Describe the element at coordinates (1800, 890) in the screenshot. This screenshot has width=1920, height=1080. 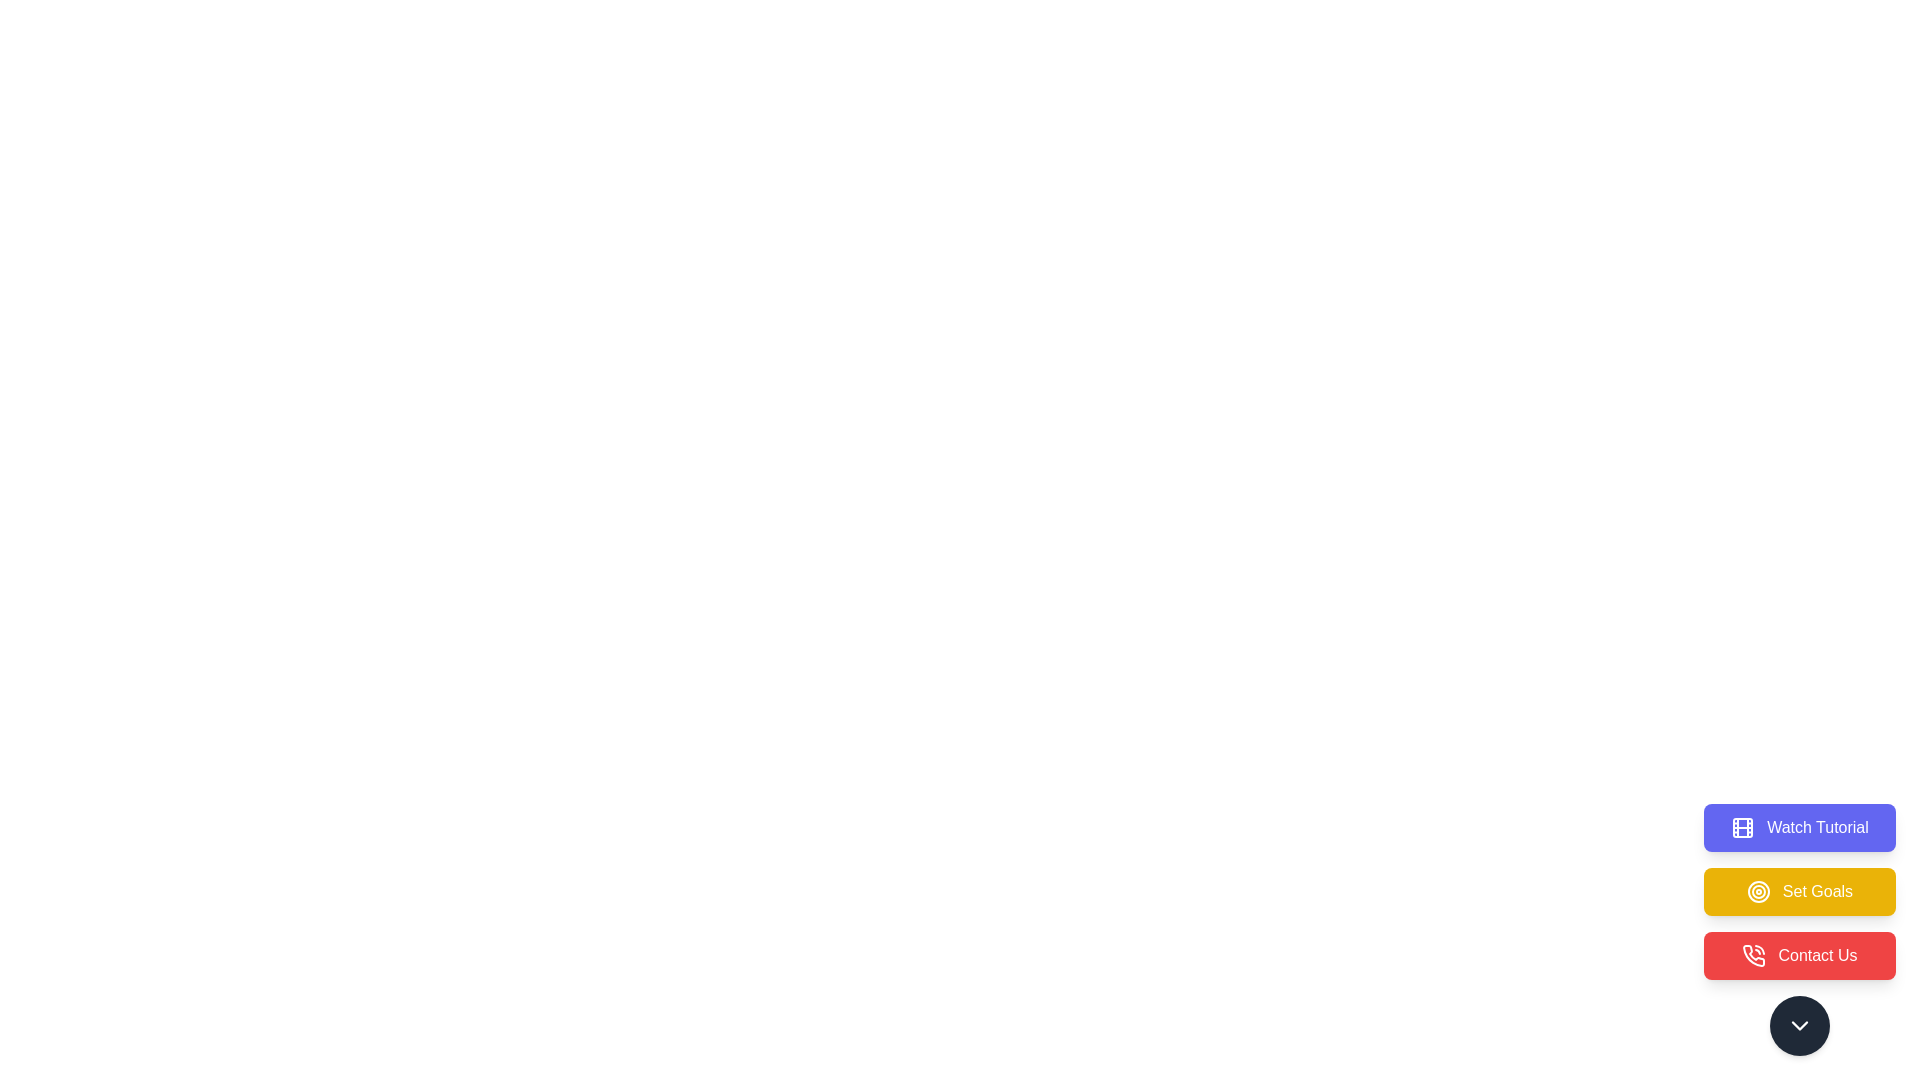
I see `the Set Goals button to select the corresponding action` at that location.